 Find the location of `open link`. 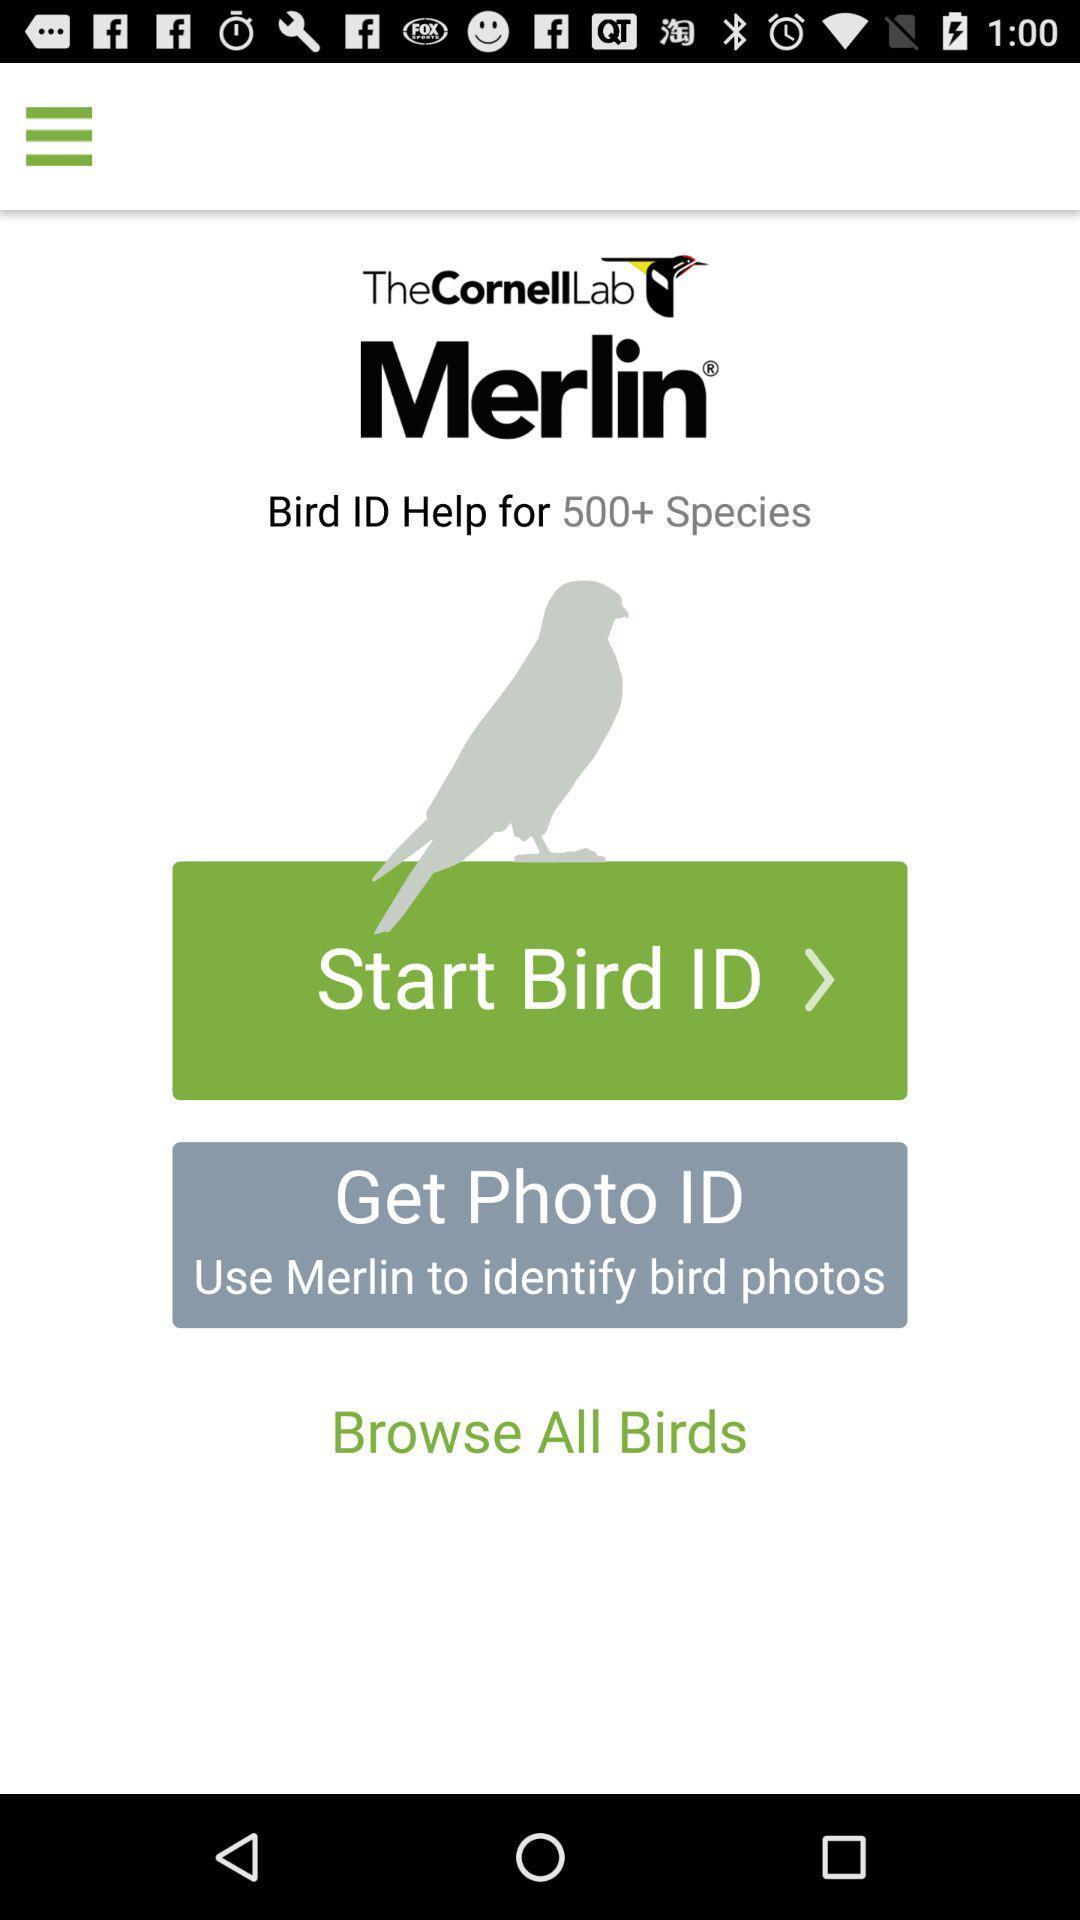

open link is located at coordinates (540, 1234).